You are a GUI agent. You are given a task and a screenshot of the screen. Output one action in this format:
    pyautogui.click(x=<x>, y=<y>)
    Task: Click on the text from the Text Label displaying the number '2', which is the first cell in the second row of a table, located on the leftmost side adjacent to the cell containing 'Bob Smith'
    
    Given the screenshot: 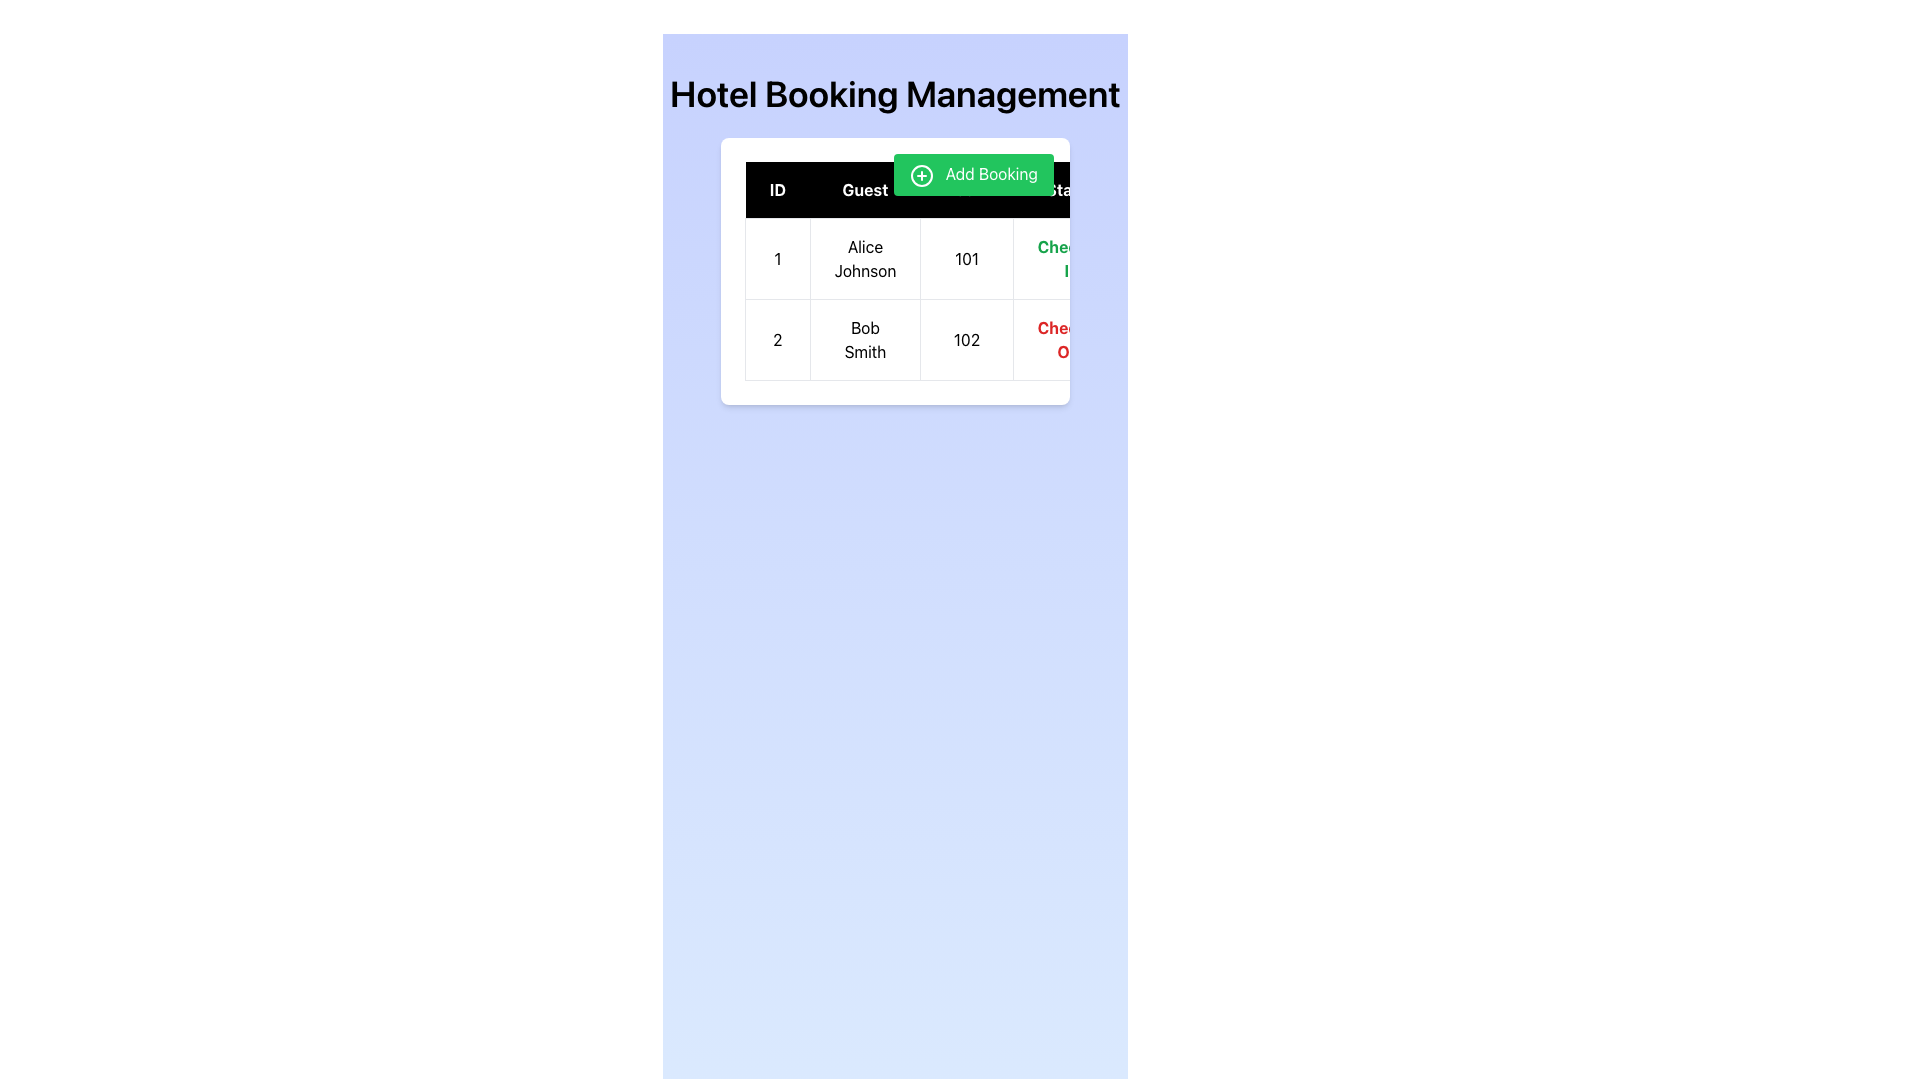 What is the action you would take?
    pyautogui.click(x=776, y=338)
    